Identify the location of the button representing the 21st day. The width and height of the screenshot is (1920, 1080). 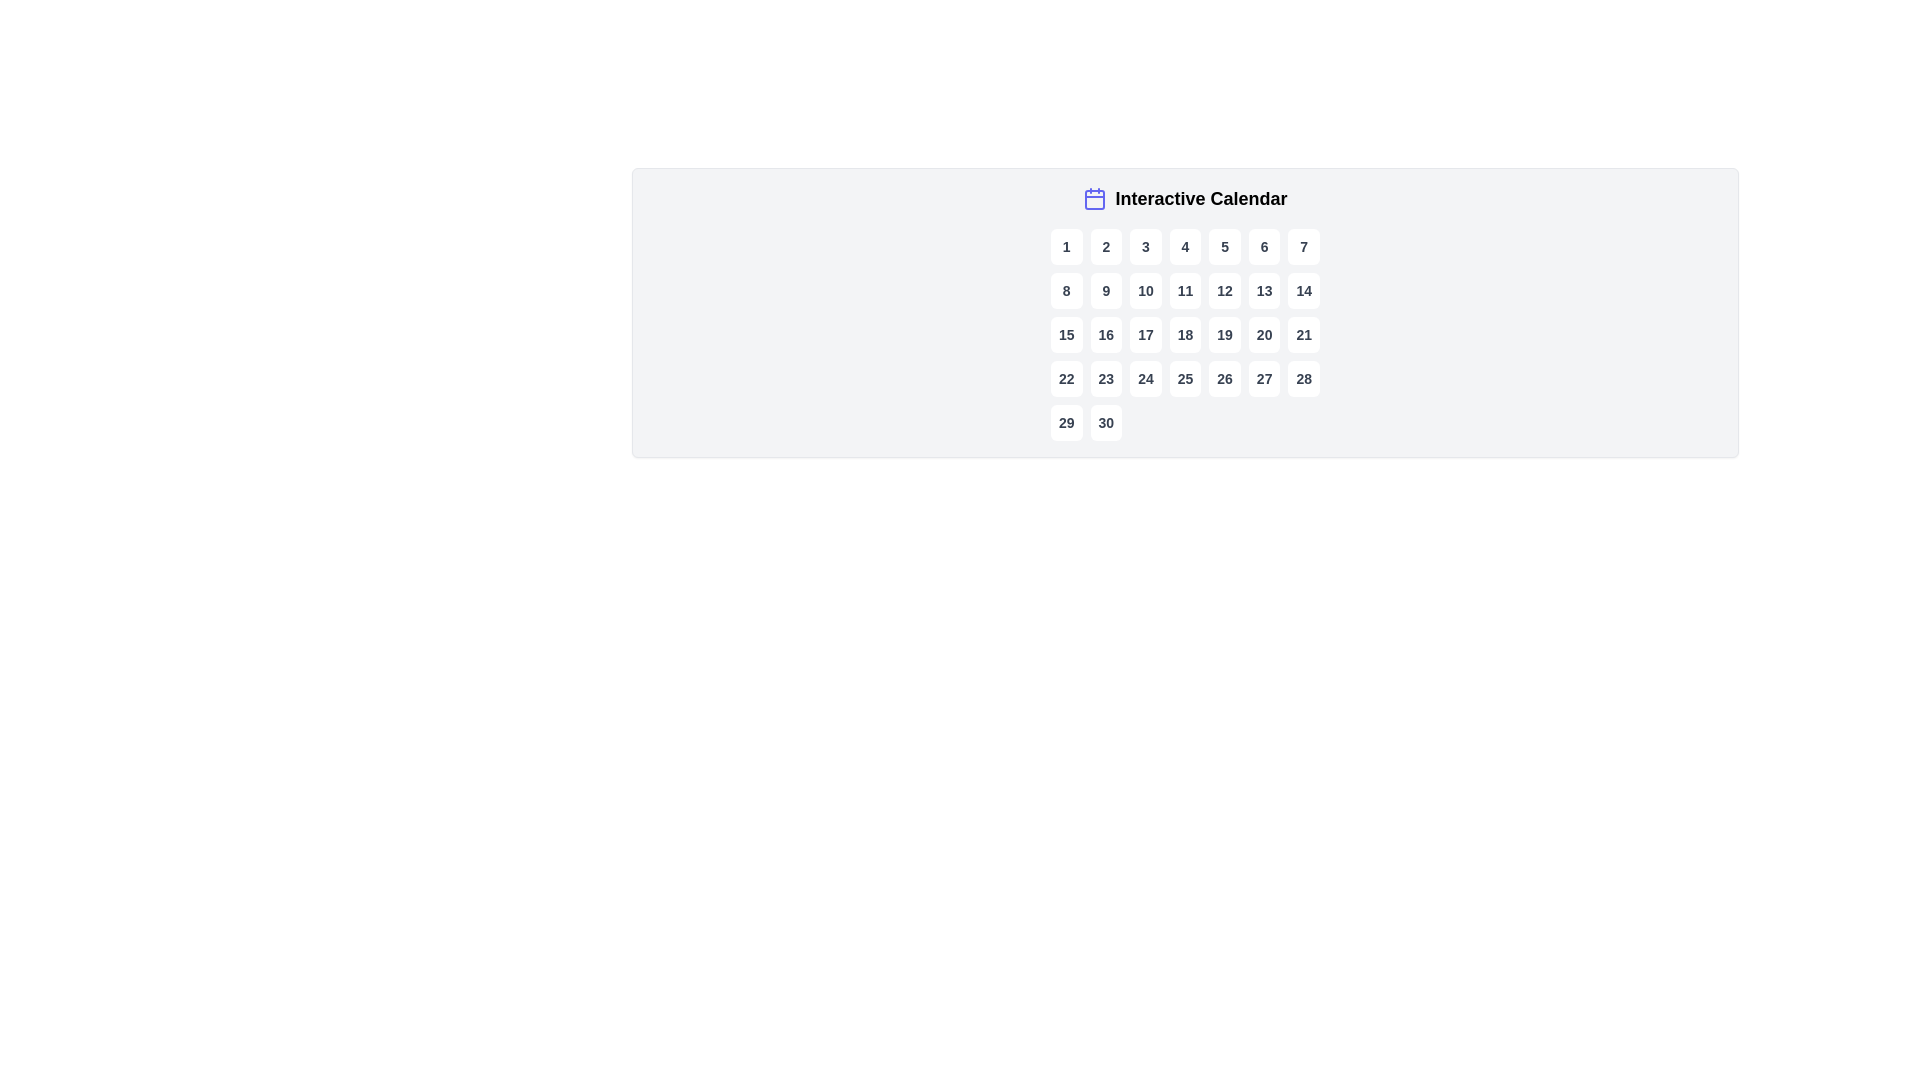
(1304, 334).